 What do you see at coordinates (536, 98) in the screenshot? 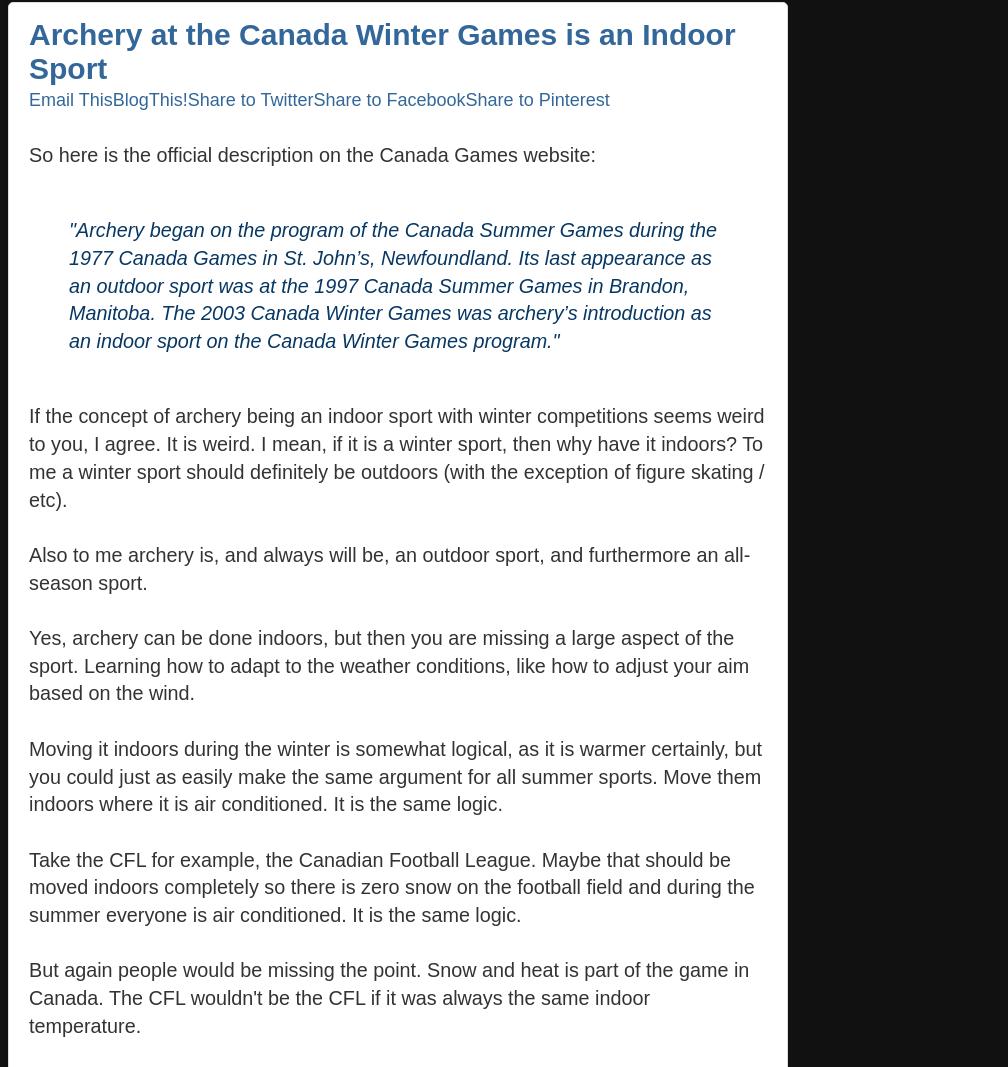
I see `'Share to Pinterest'` at bounding box center [536, 98].